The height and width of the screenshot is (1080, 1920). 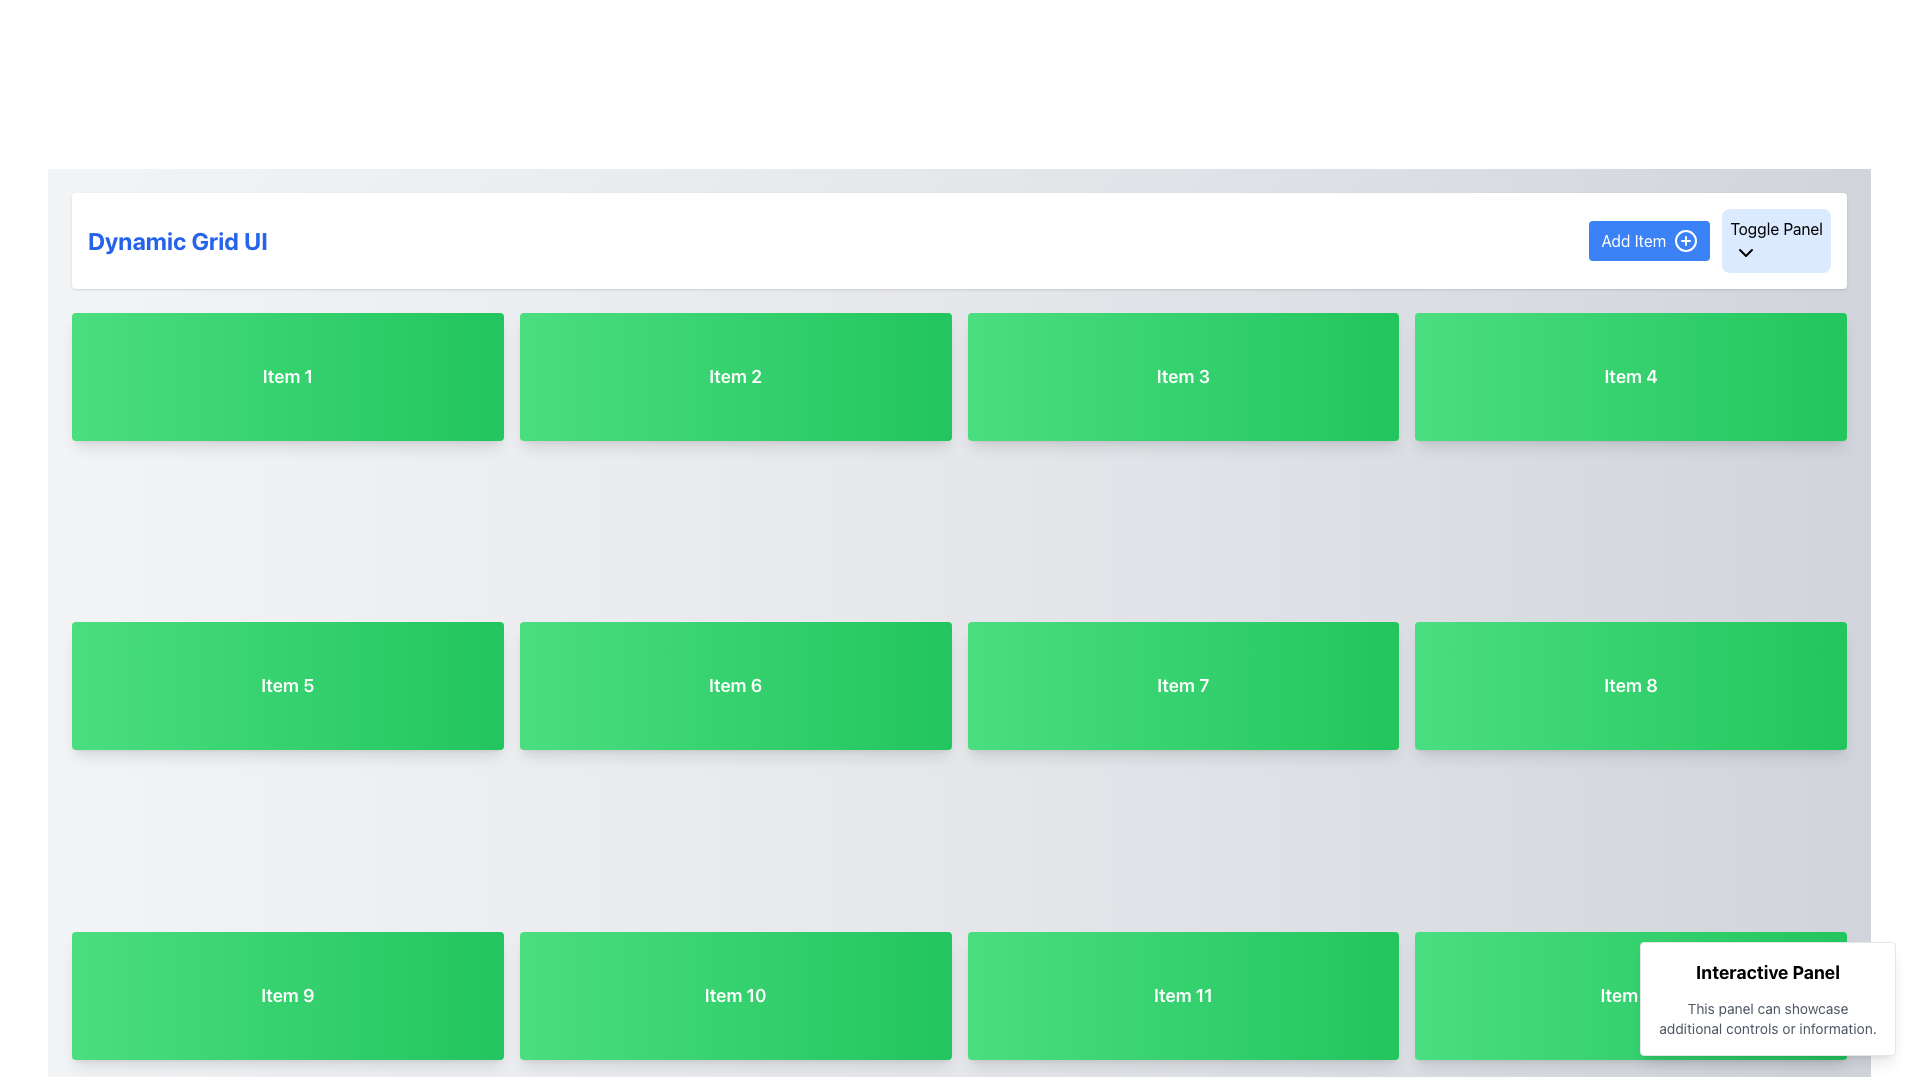 I want to click on the circular icon with a plus symbol located to the right of the 'Add Item' button, so click(x=1685, y=239).